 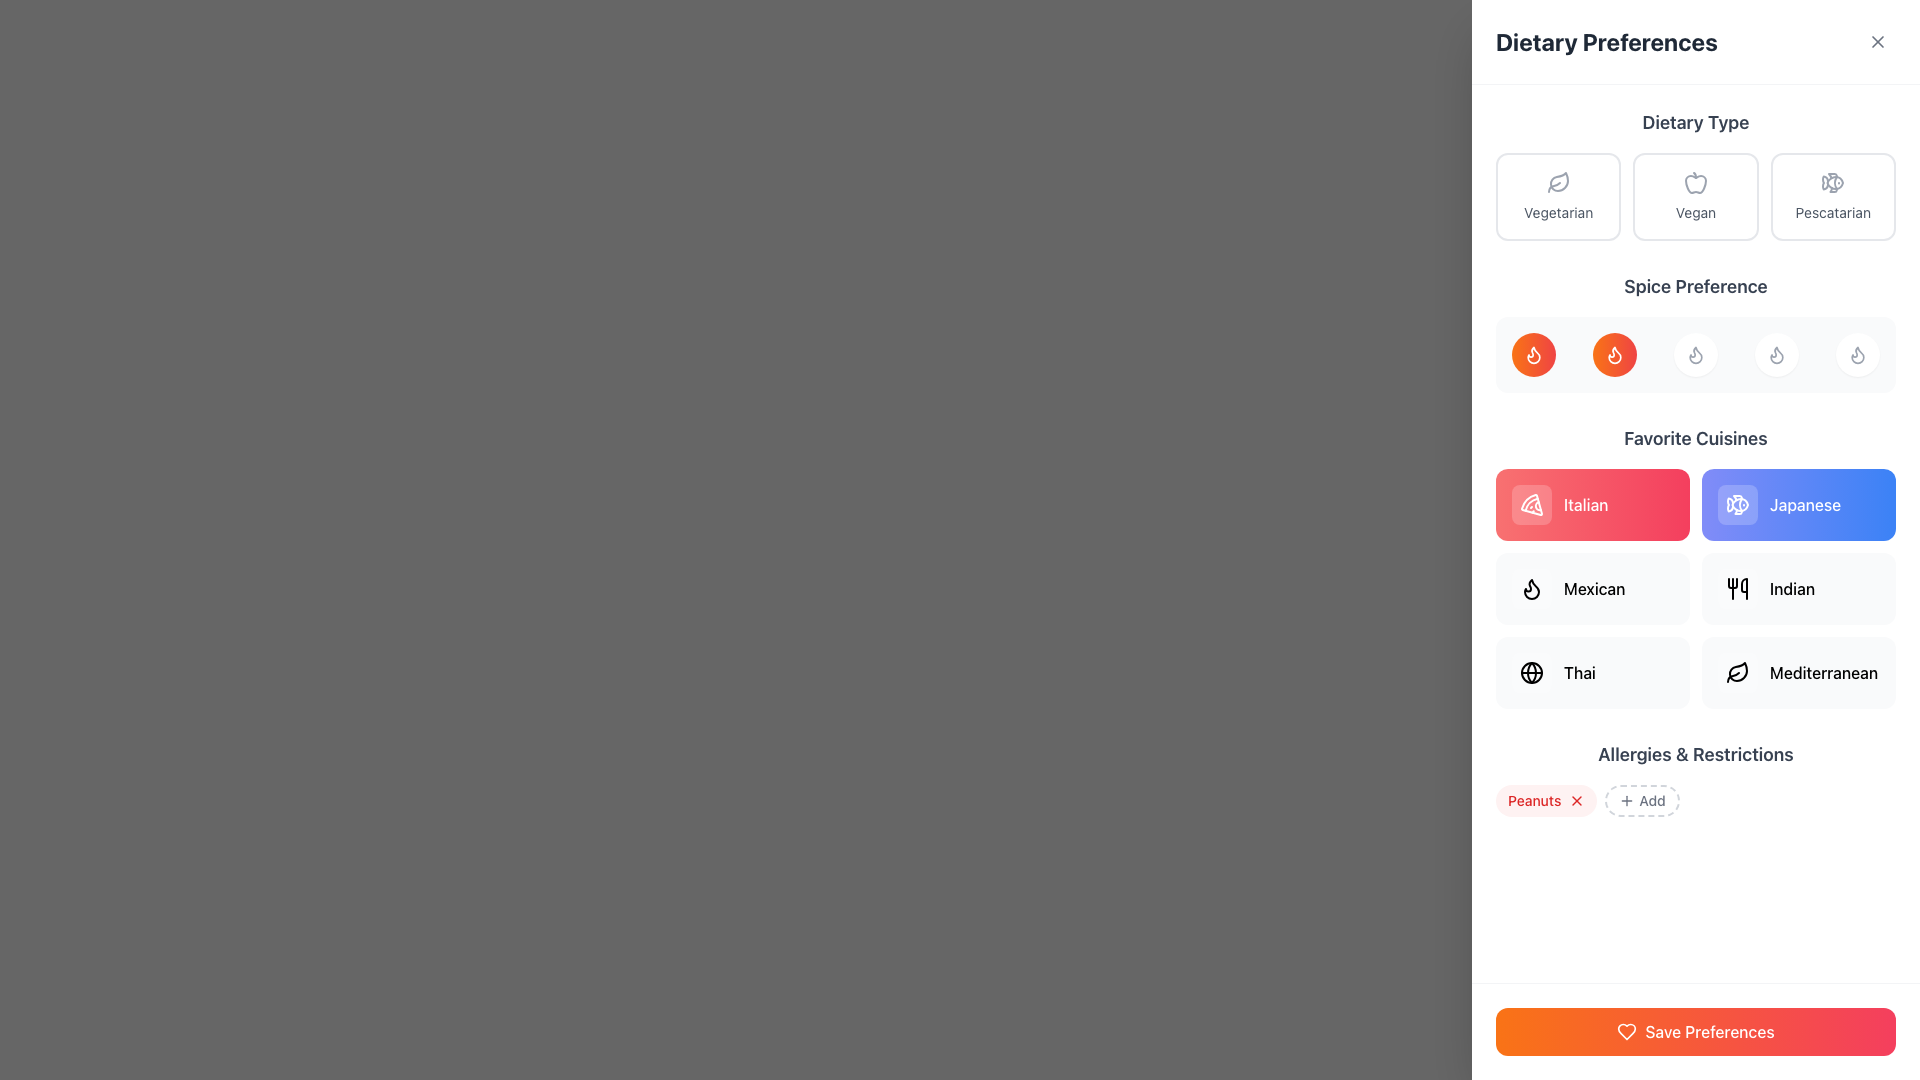 What do you see at coordinates (1614, 353) in the screenshot?
I see `the flame-shaped SVG icon button in the second position of the Spice Preference section` at bounding box center [1614, 353].